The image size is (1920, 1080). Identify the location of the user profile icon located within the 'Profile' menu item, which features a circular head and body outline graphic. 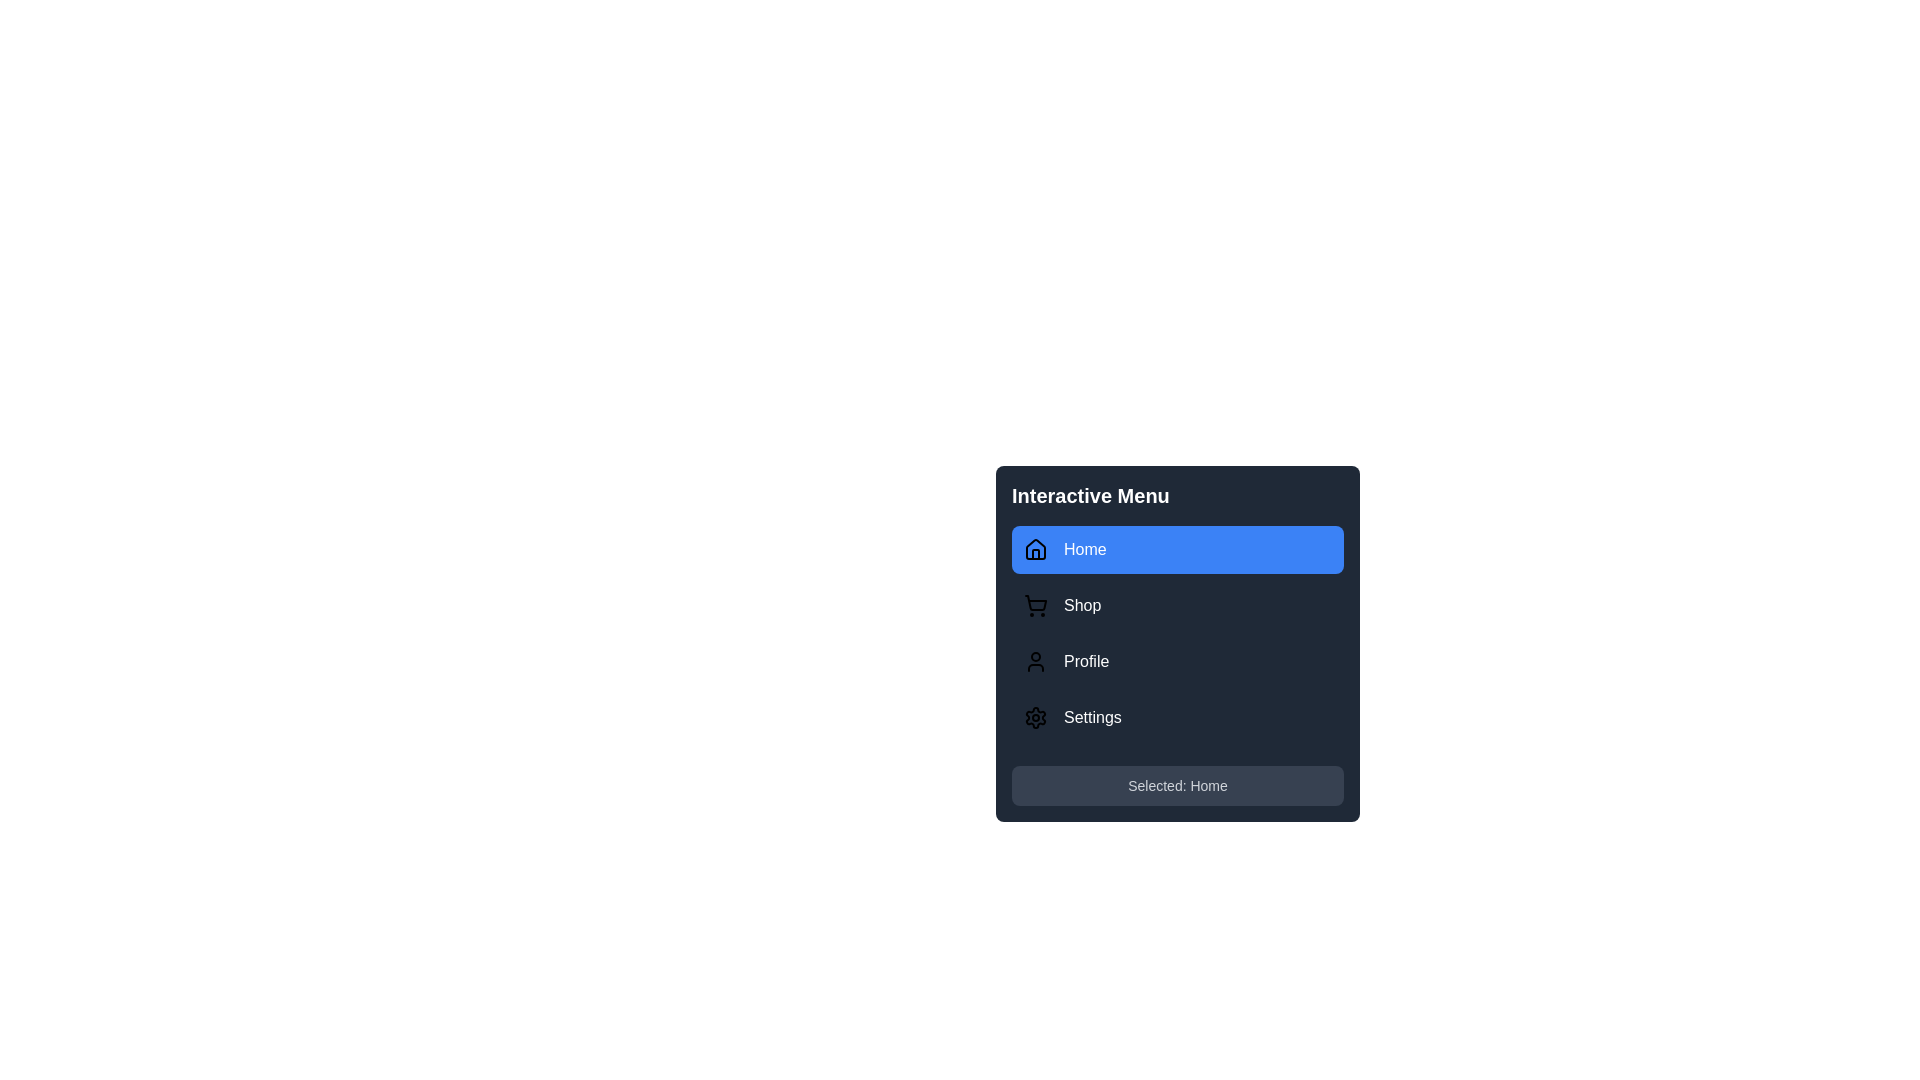
(1036, 662).